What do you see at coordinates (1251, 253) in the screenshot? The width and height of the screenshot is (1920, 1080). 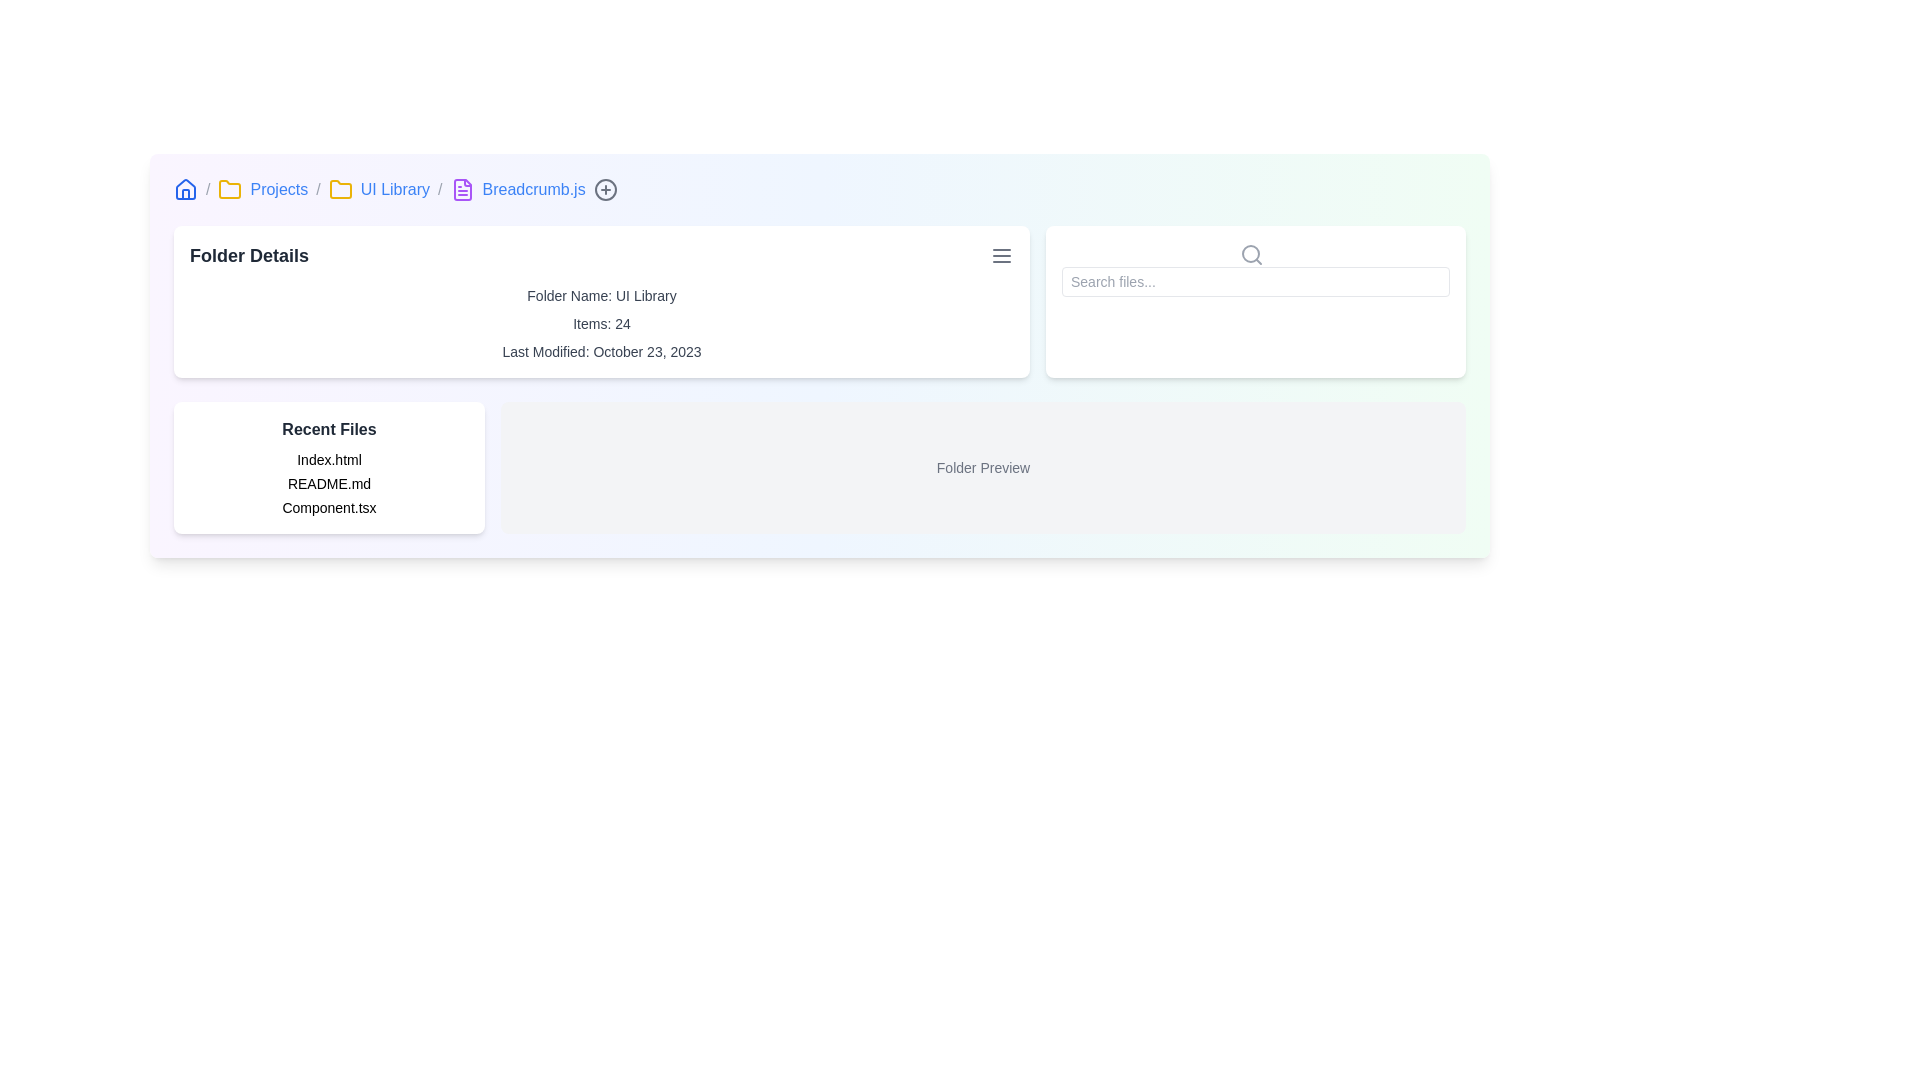 I see `the search icon represented by a magnifying glass symbol located at the top-right section of the interface, within the search bar component` at bounding box center [1251, 253].